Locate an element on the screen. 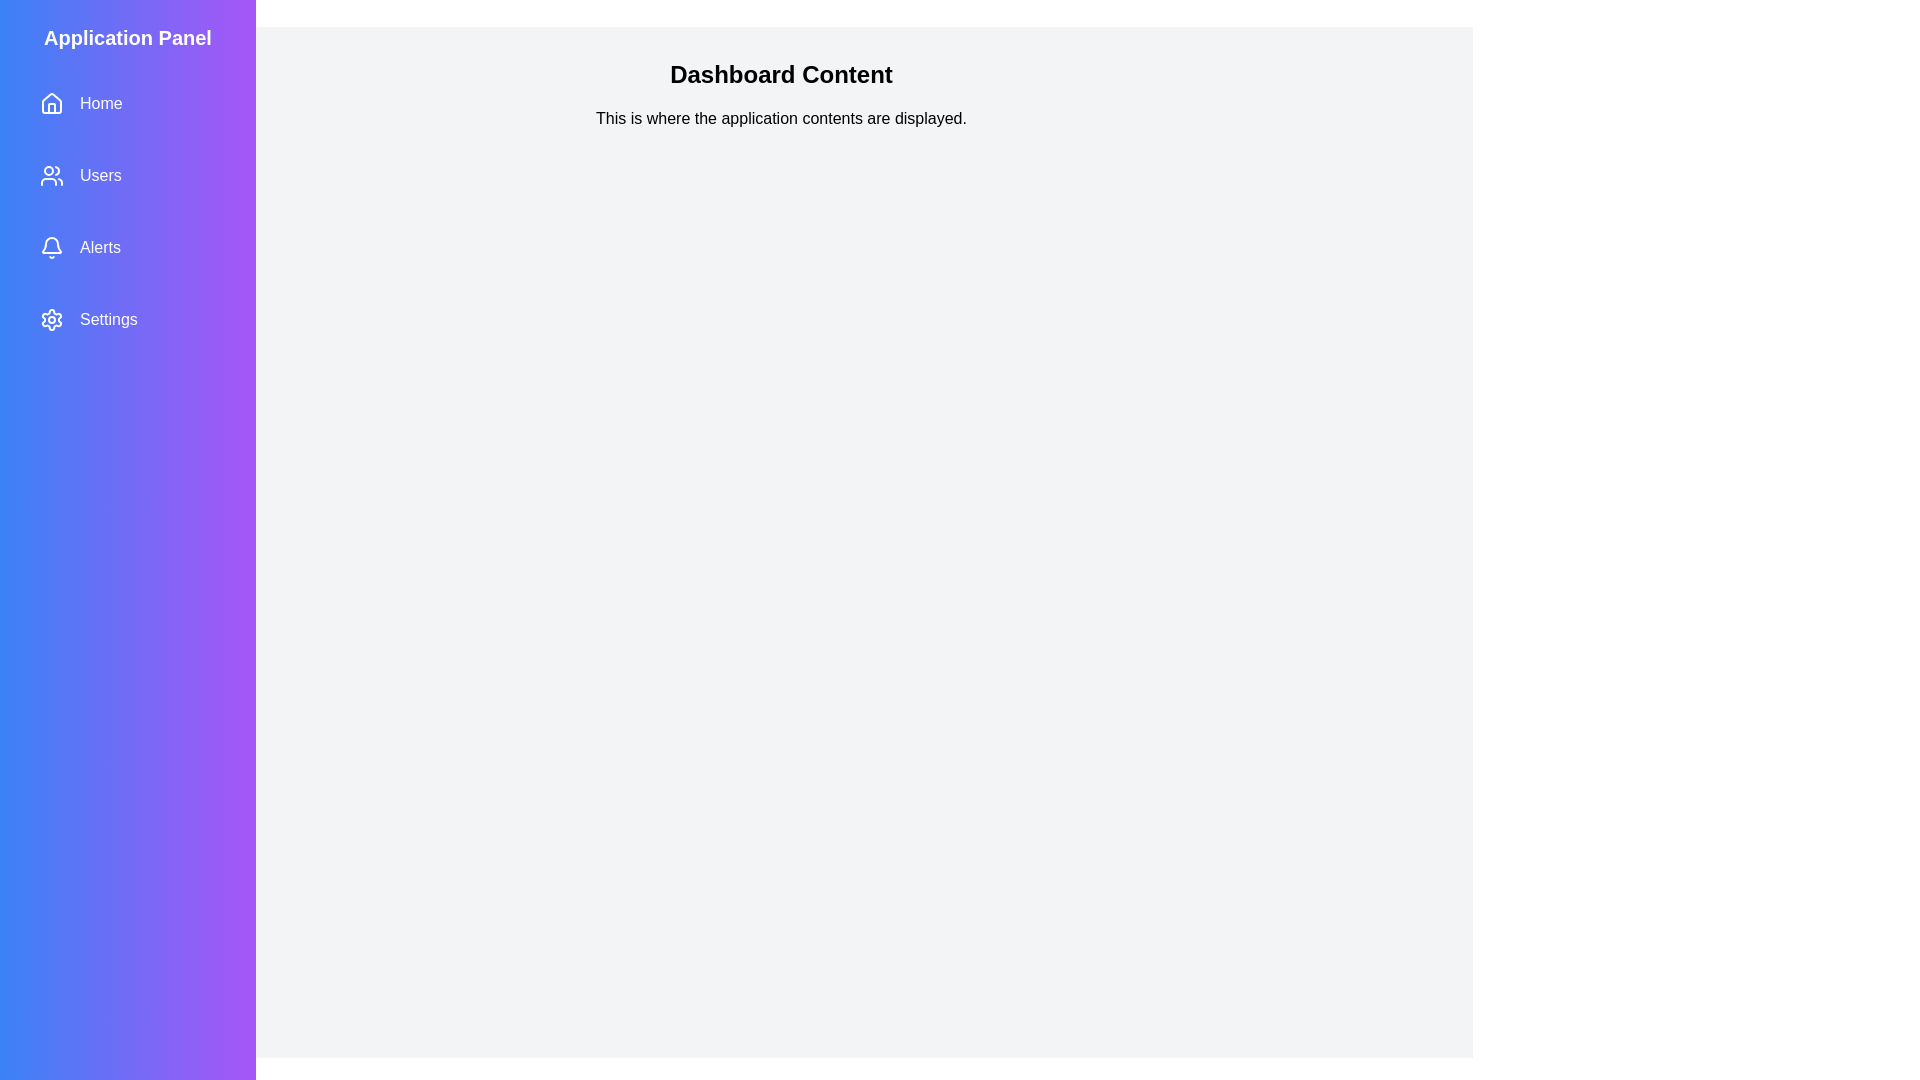  the sidebar header labeled 'Application Panel' is located at coordinates (127, 38).